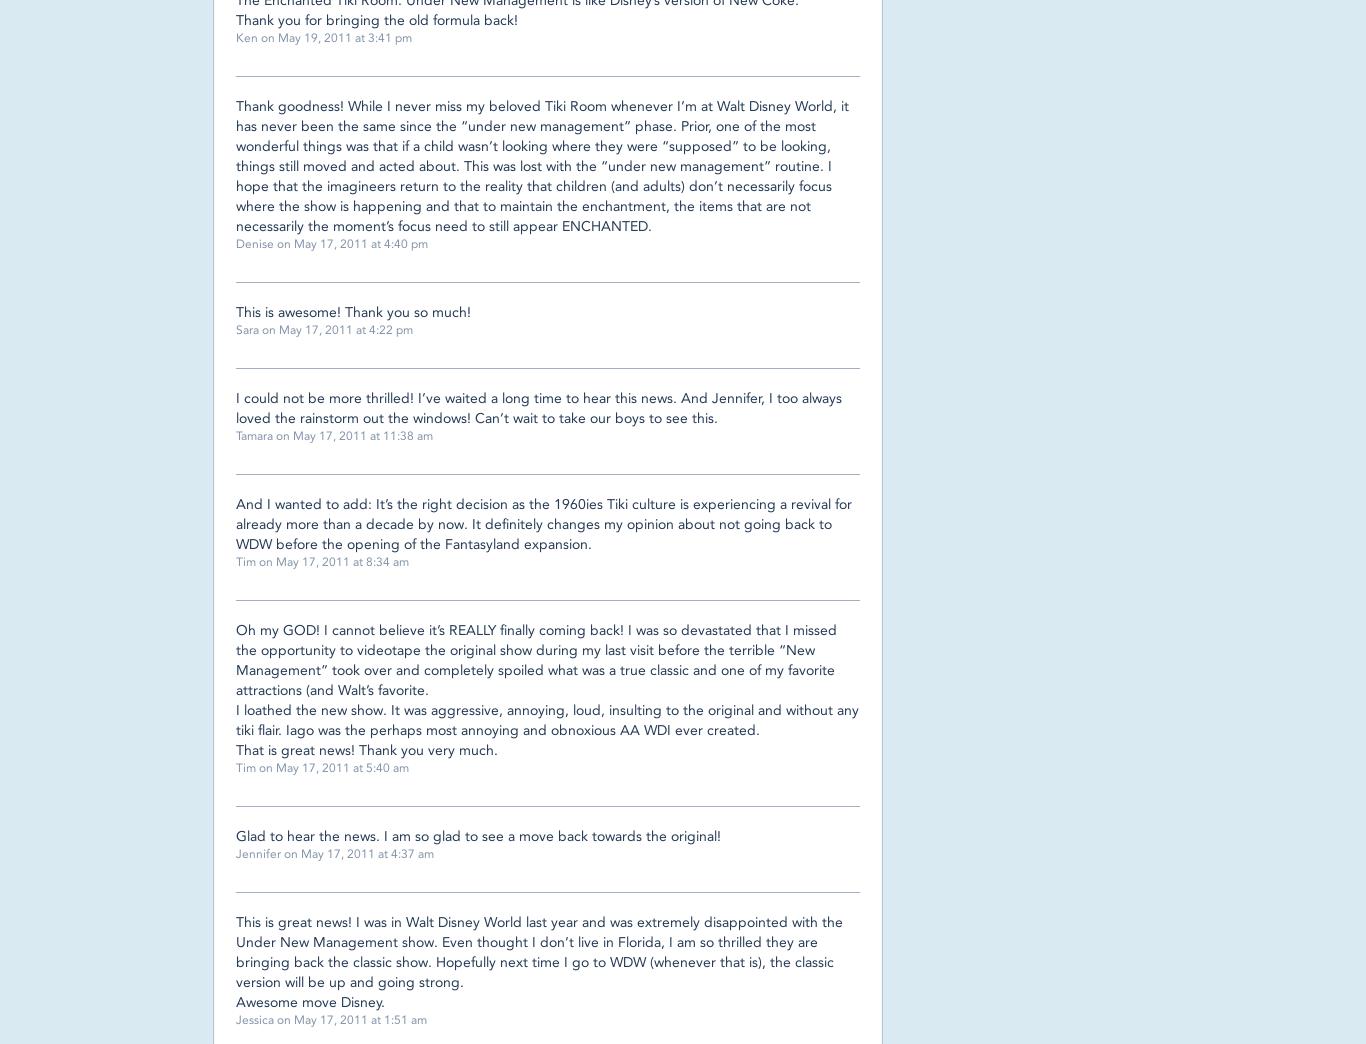 The height and width of the screenshot is (1044, 1366). Describe the element at coordinates (236, 165) in the screenshot. I see `'Thank goodness!  While I never miss my beloved Tiki Room whenever I’m at Walt Disney World, it has never been the same since the “under new management” phase.  Prior, one of the most wonderful things was that if a child wasn’t looking where they were “supposed” to be looking, things still moved and acted about.  This was lost with the “under new management” routine.  I hope that the imagineers return to the reality that children (and adults) don’t necessarily focus where the show is happening and that to maintain the enchantment, the items that are not necessarily the moment’s focus need to still appear ENCHANTED.'` at that location.